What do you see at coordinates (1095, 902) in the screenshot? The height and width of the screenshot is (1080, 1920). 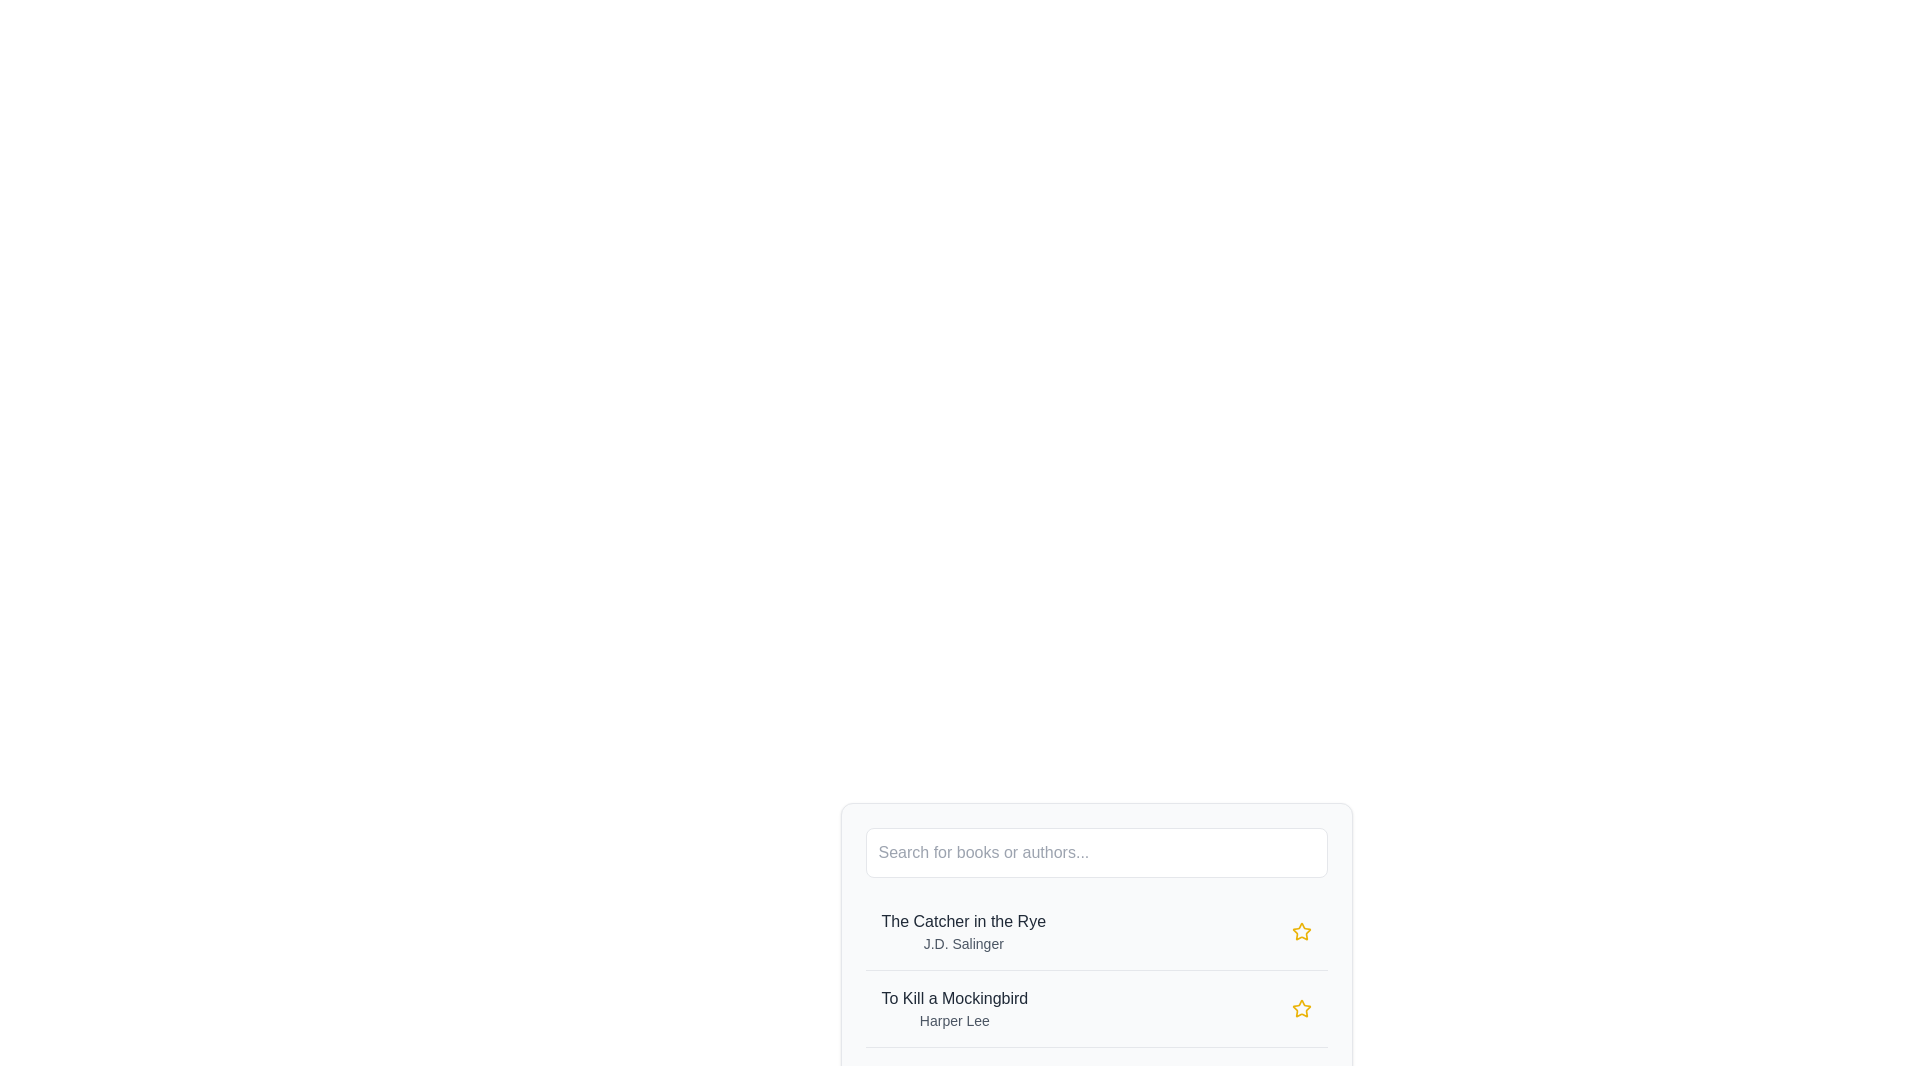 I see `the first selectable book entry in the list for 'The Catcher in the Rye'` at bounding box center [1095, 902].